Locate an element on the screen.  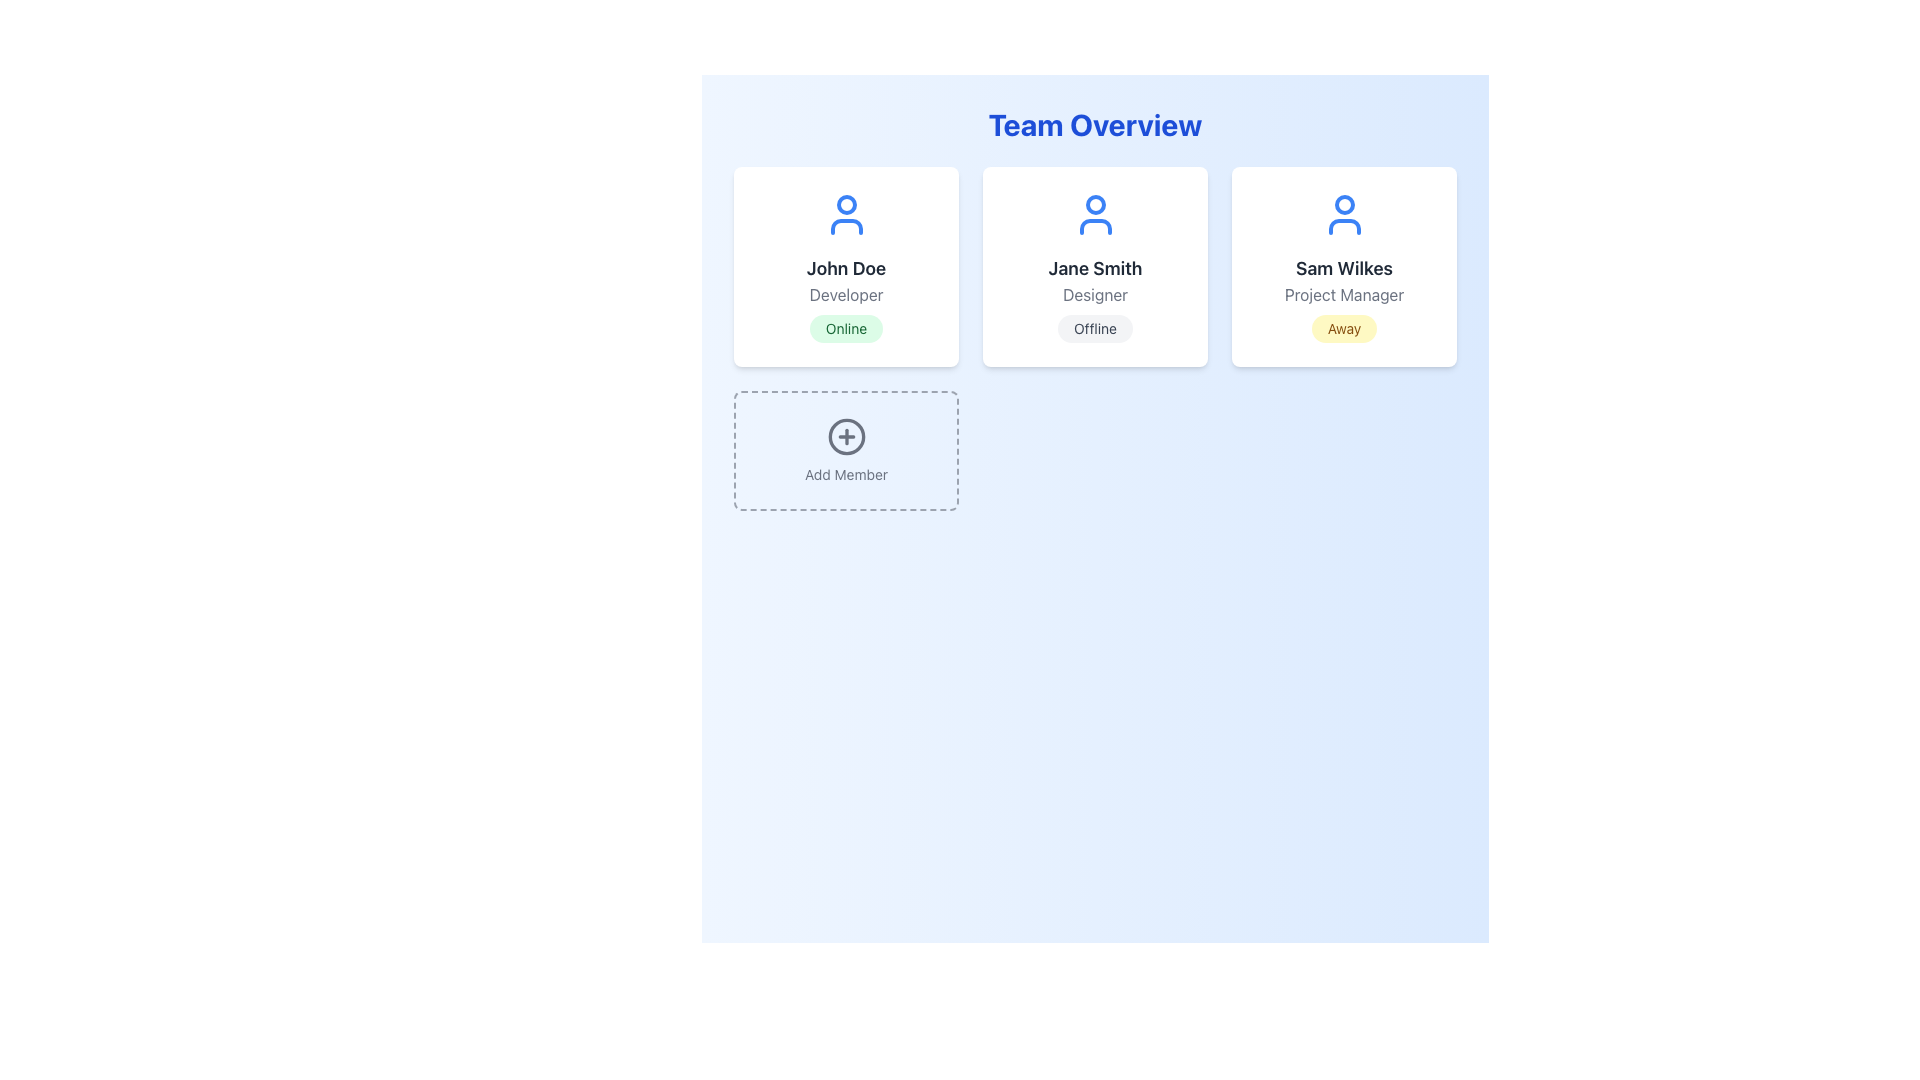
the text label indicating the role or title associated with 'Jane Smith', which is positioned below the name and above the 'Offline' status indicator in the middle column of the card is located at coordinates (1094, 294).